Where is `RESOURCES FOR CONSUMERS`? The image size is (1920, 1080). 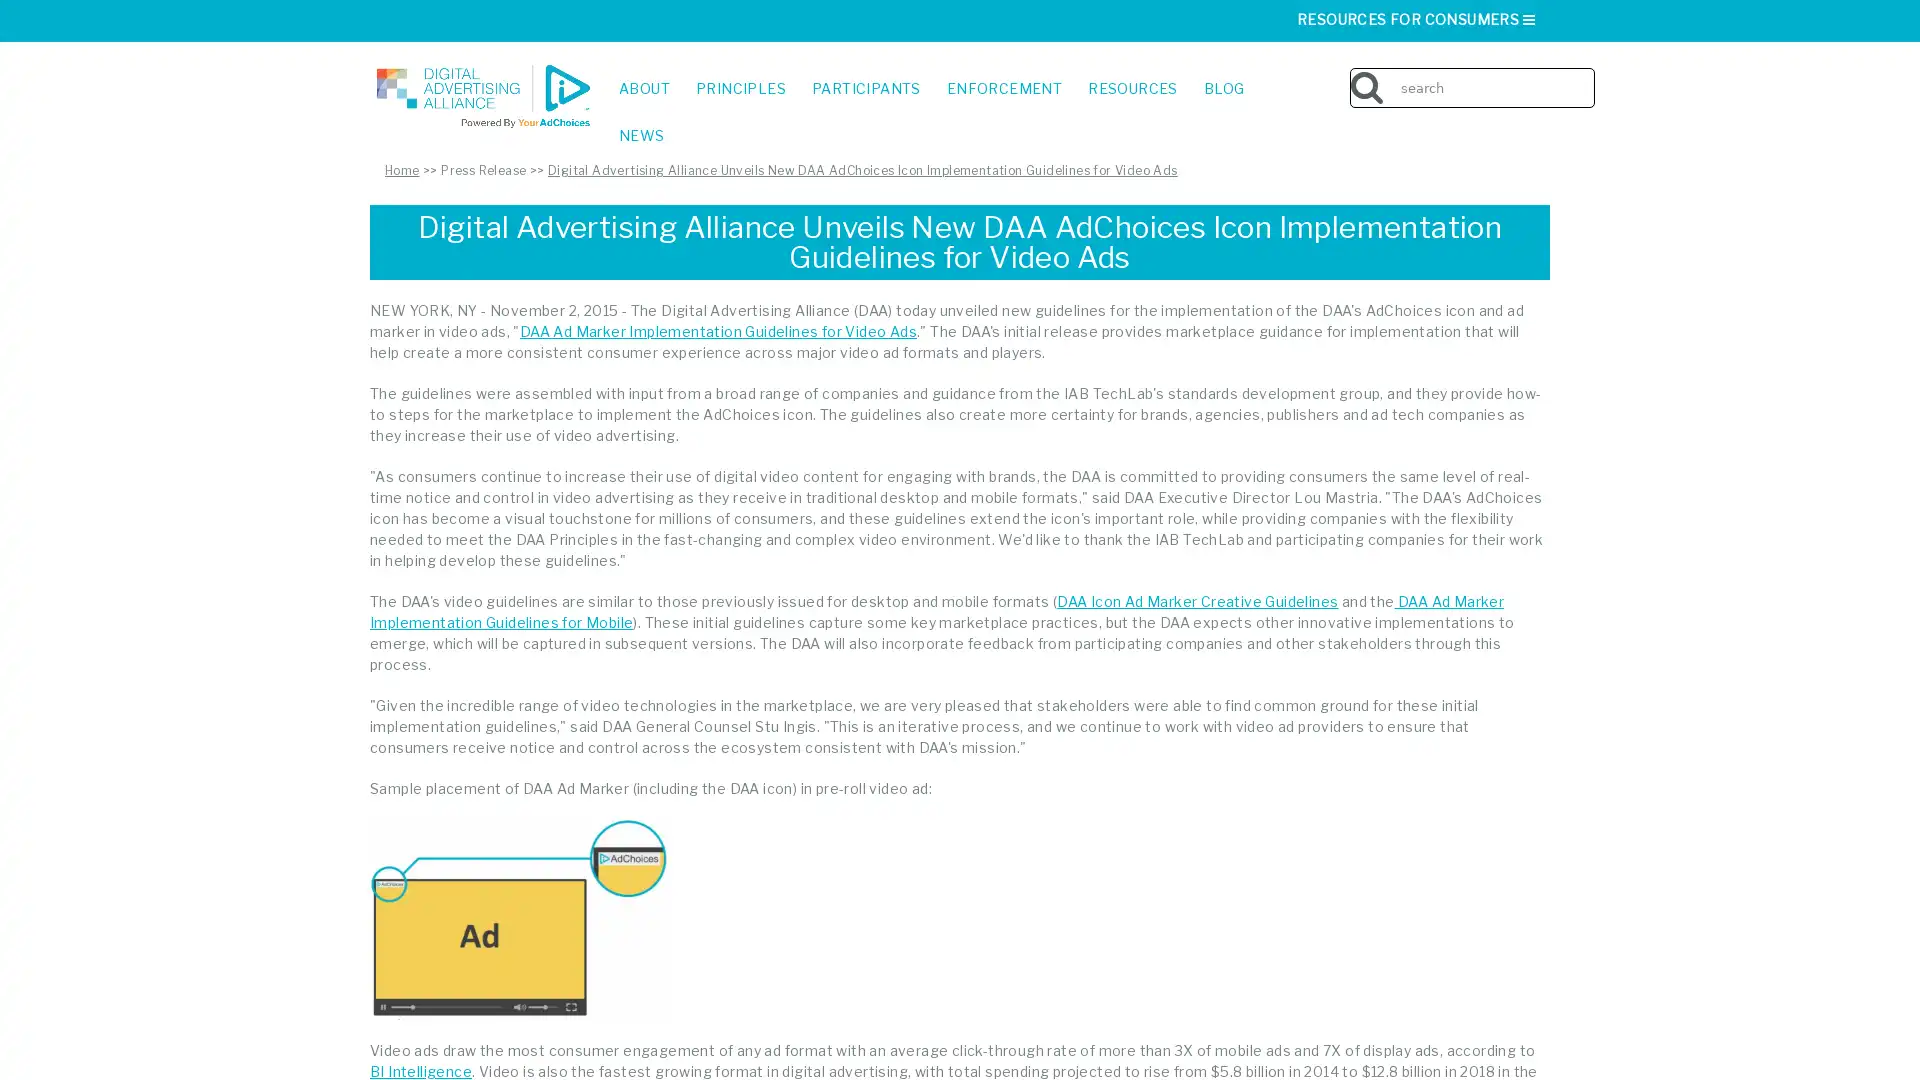
RESOURCES FOR CONSUMERS is located at coordinates (1416, 19).